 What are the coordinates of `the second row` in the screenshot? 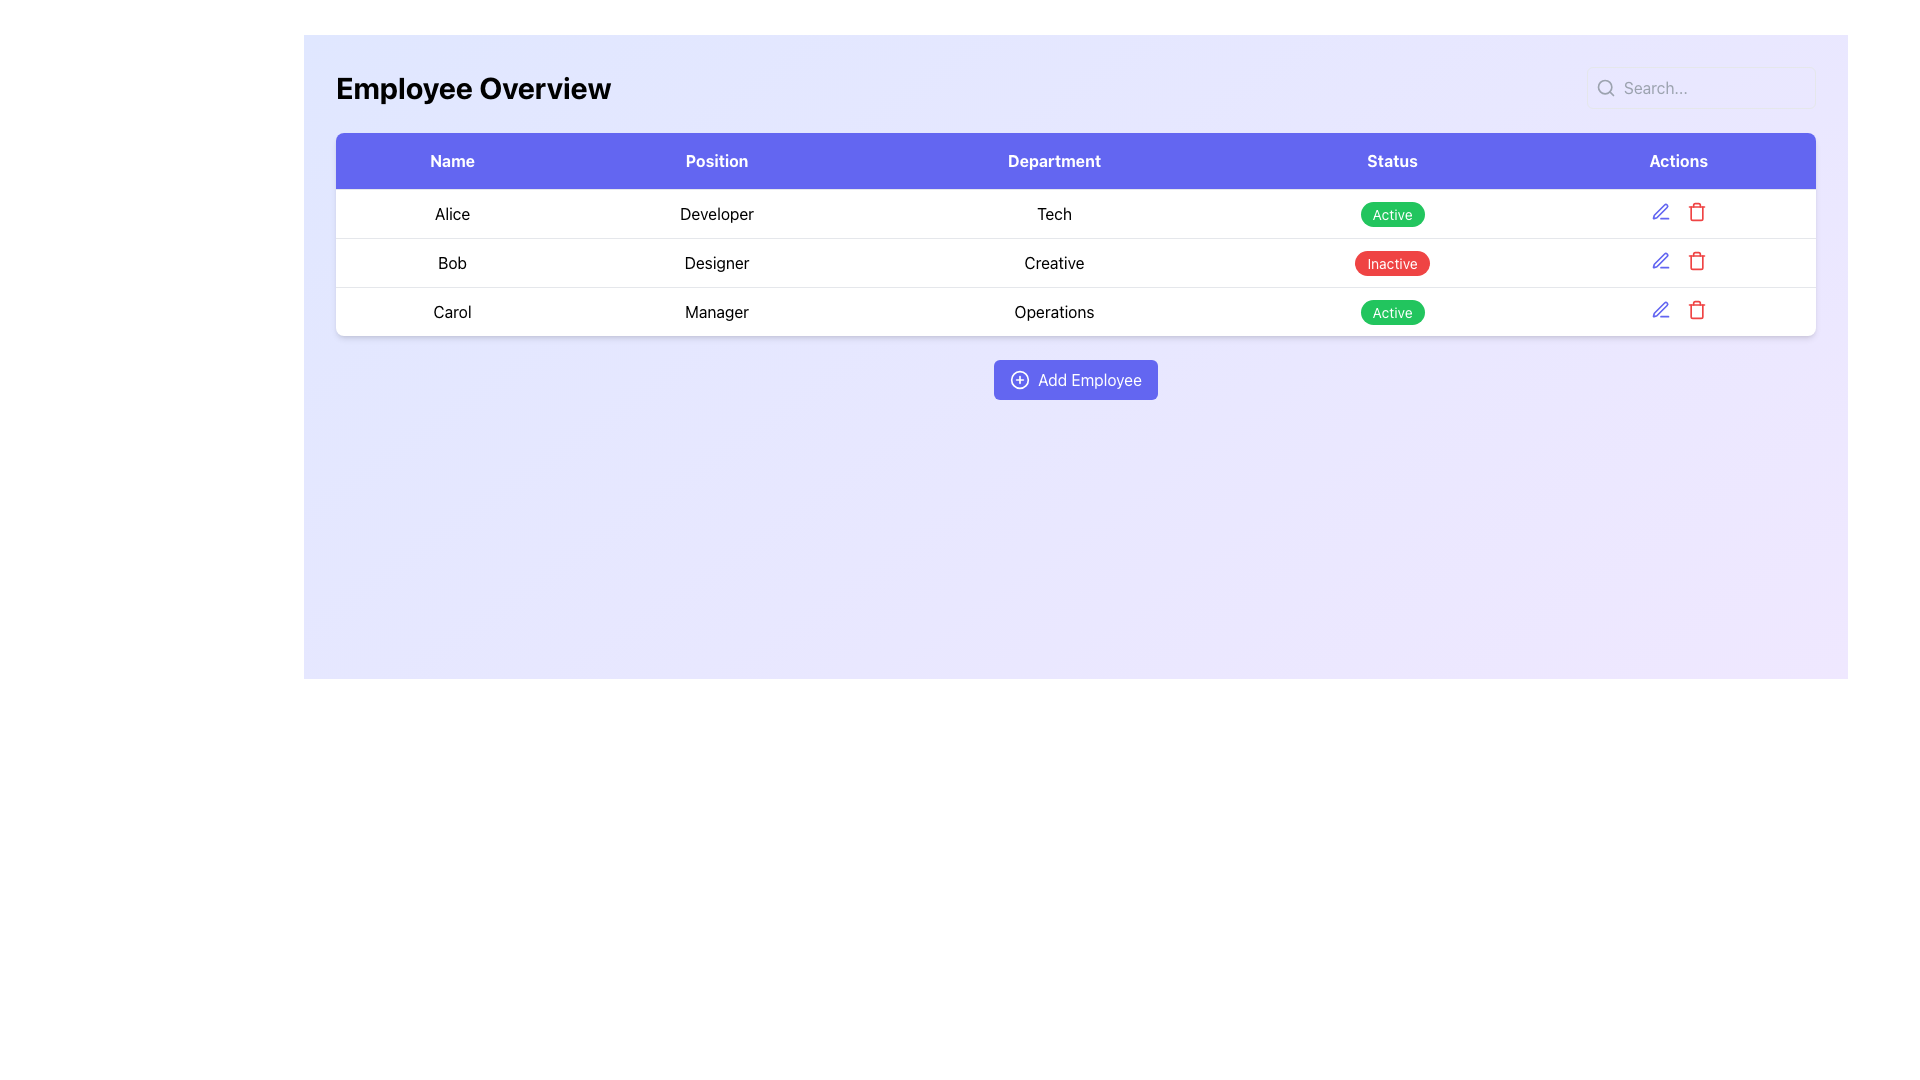 It's located at (1074, 261).